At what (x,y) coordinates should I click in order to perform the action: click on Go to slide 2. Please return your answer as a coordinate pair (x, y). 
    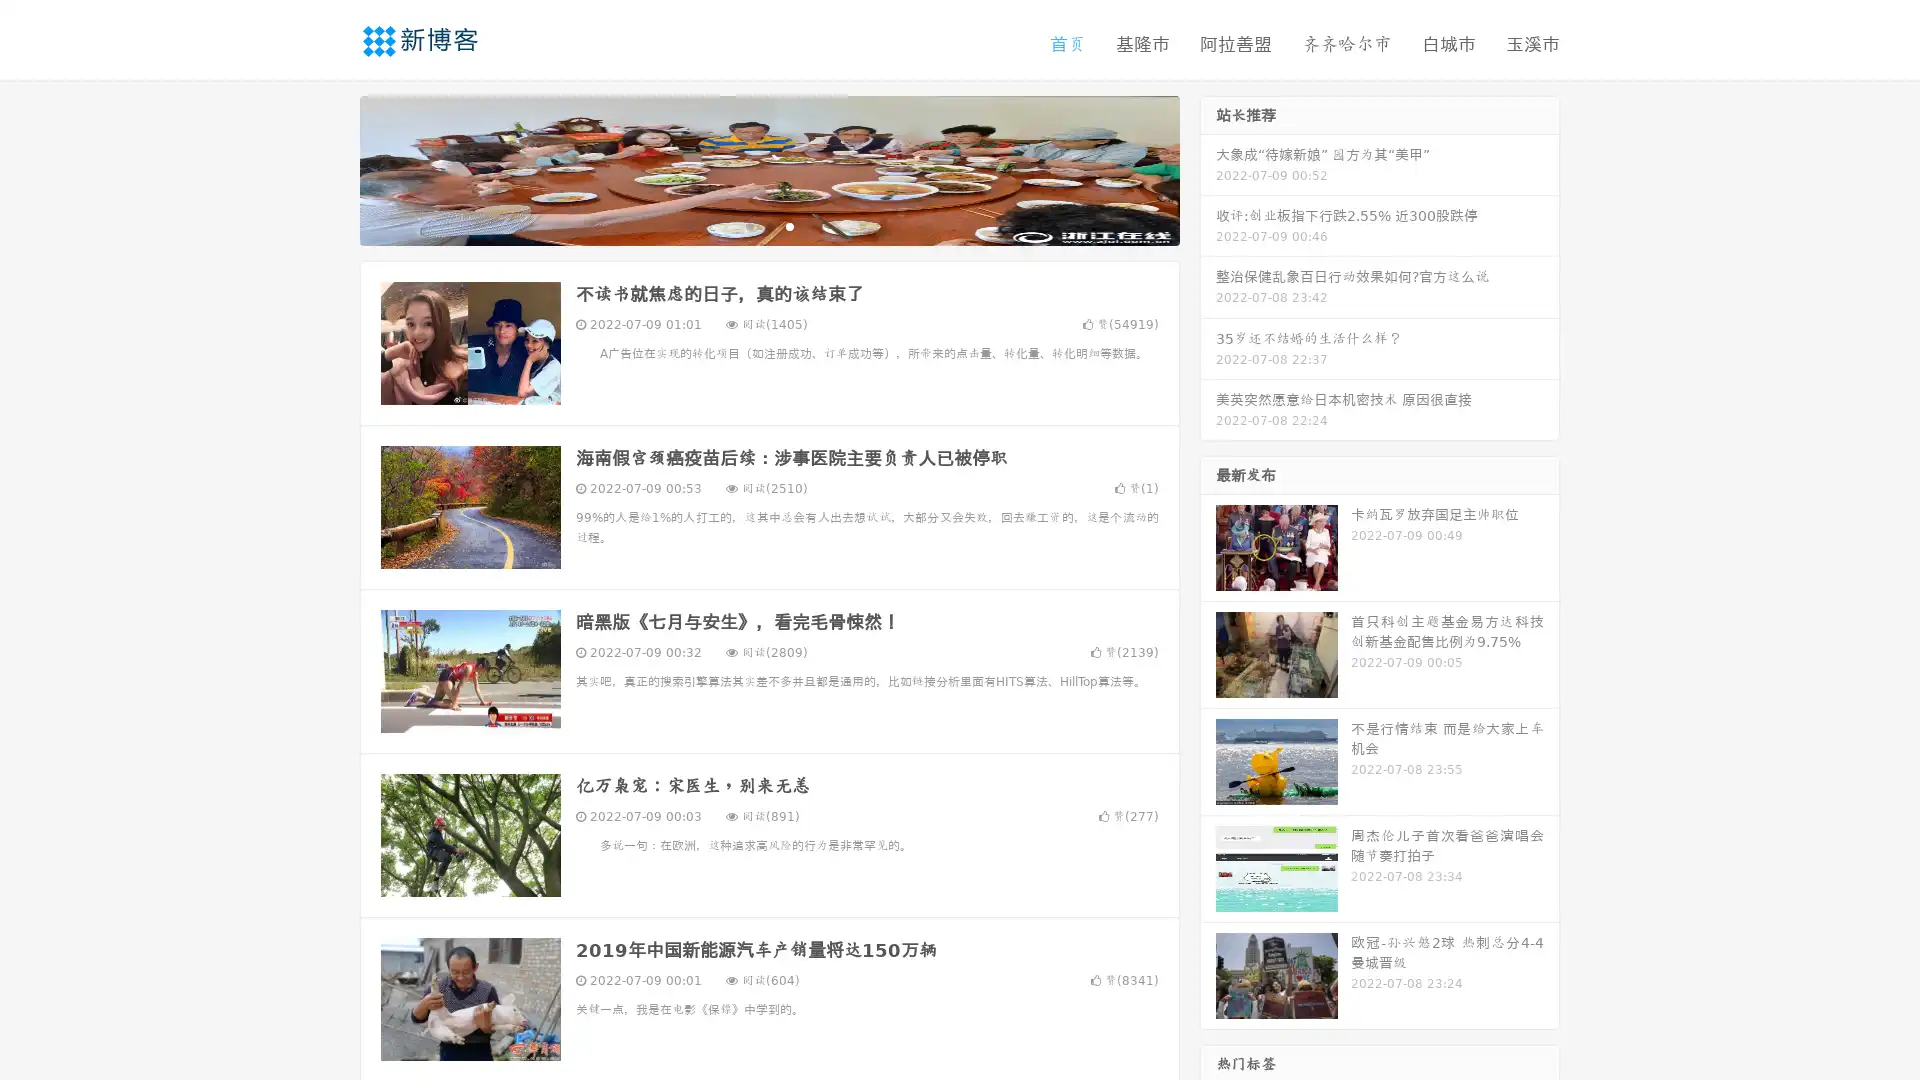
    Looking at the image, I should click on (768, 225).